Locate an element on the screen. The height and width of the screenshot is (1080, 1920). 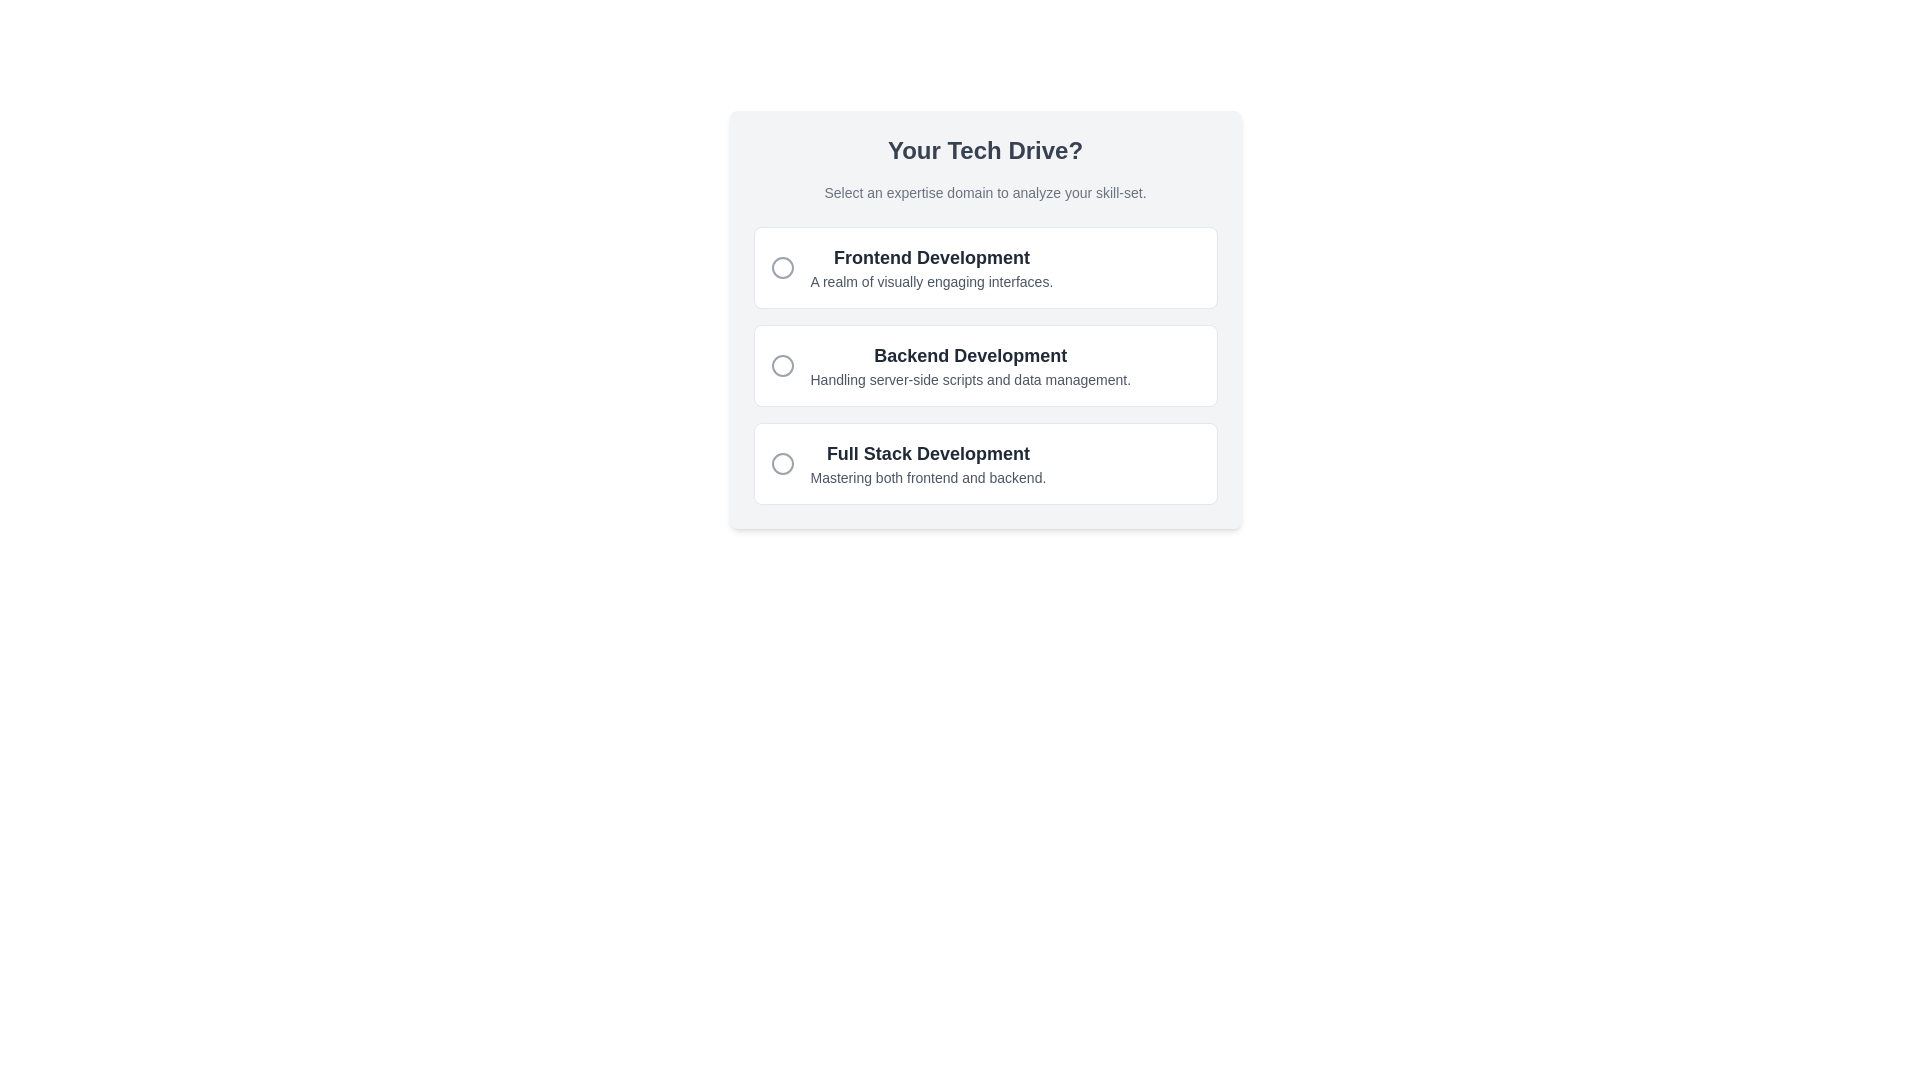
the selectable list item labeled 'Backend Development' is located at coordinates (985, 366).